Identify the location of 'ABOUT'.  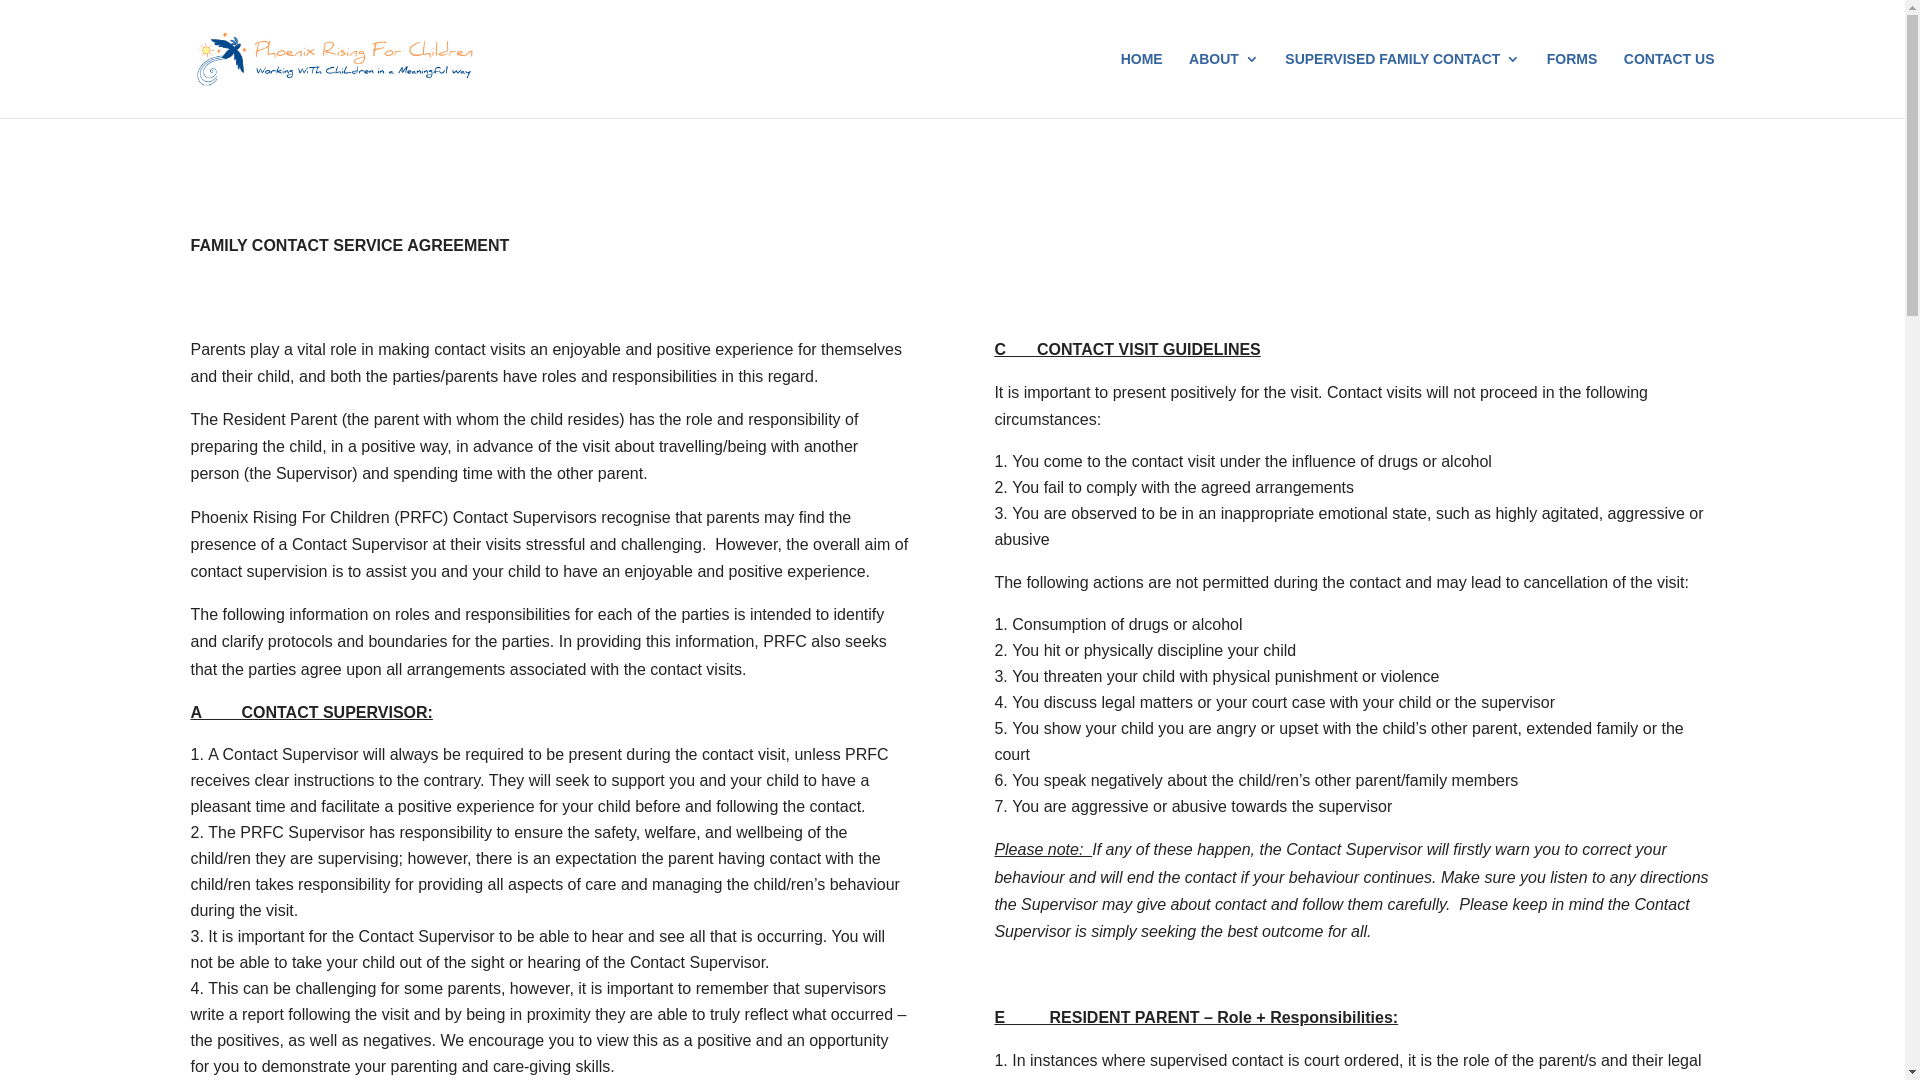
(1223, 83).